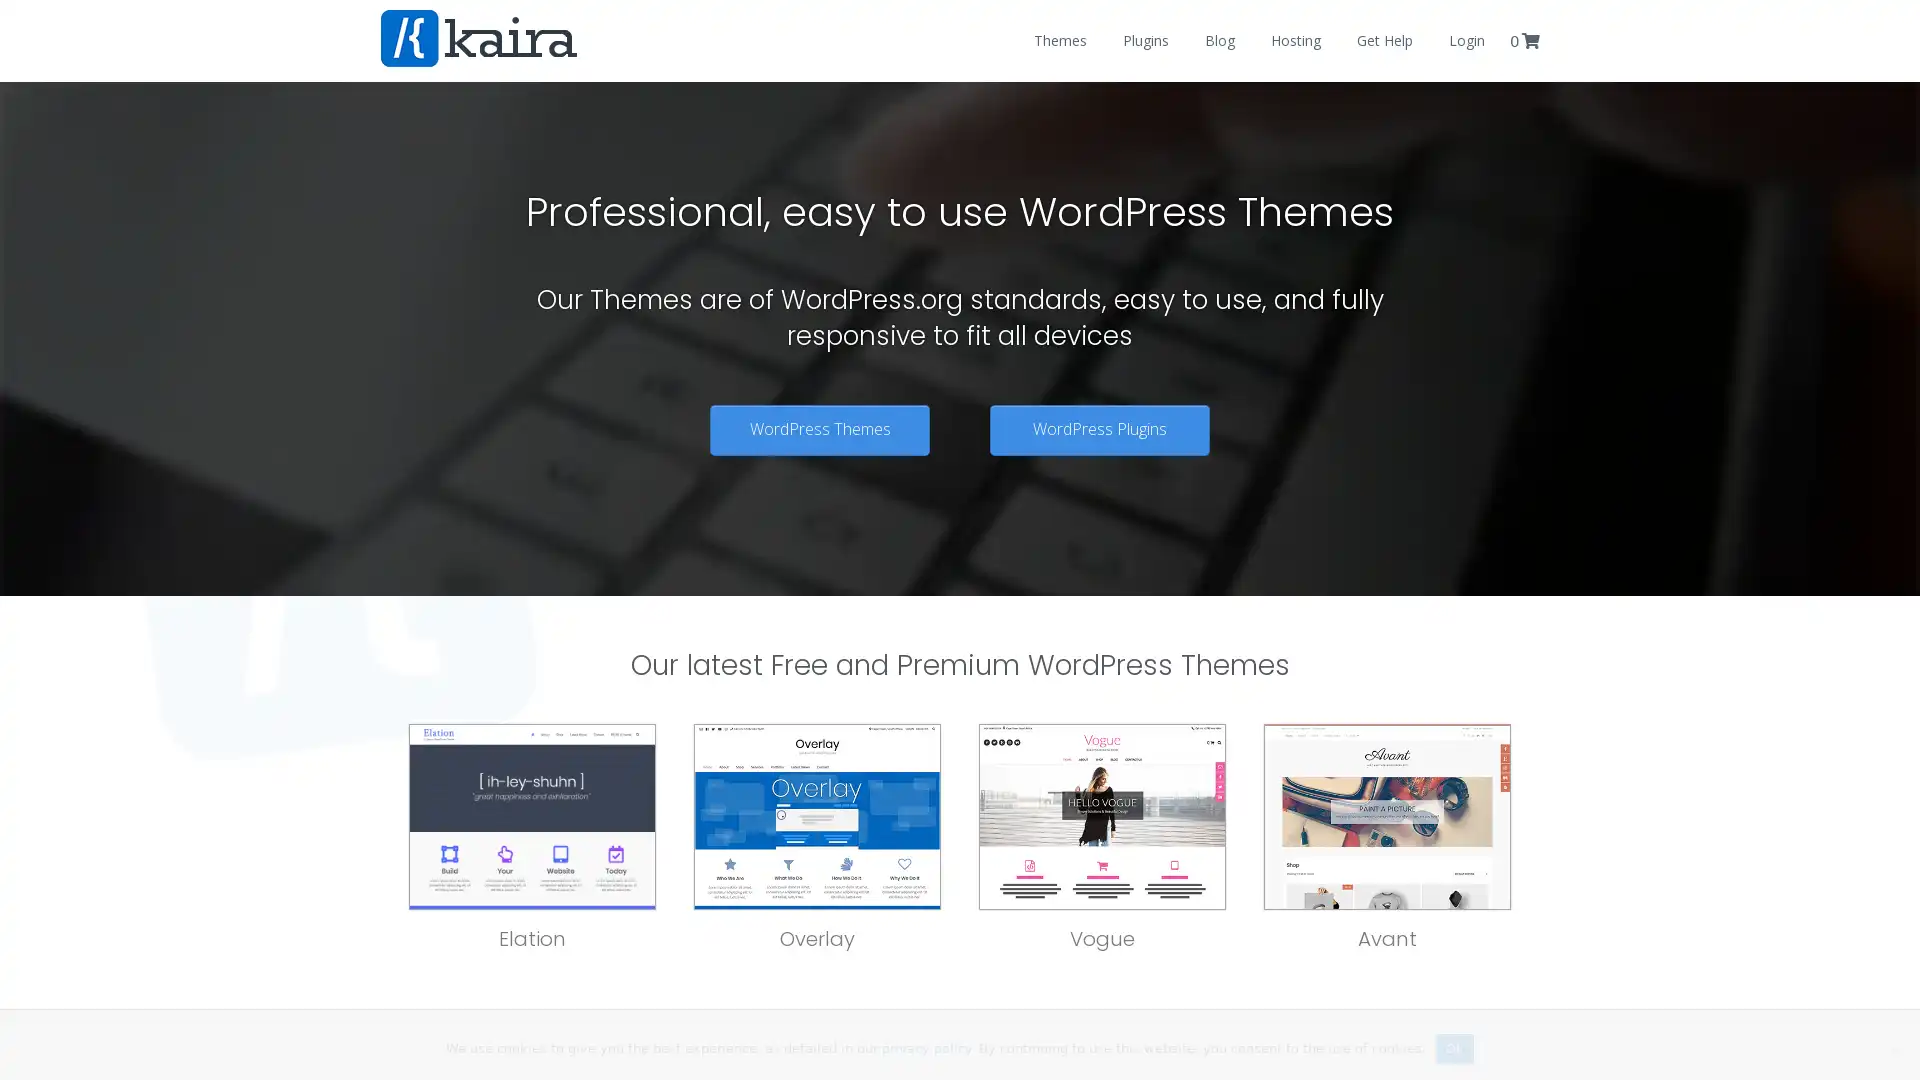 The width and height of the screenshot is (1920, 1080). Describe the element at coordinates (1098, 428) in the screenshot. I see `WordPress Plugins` at that location.